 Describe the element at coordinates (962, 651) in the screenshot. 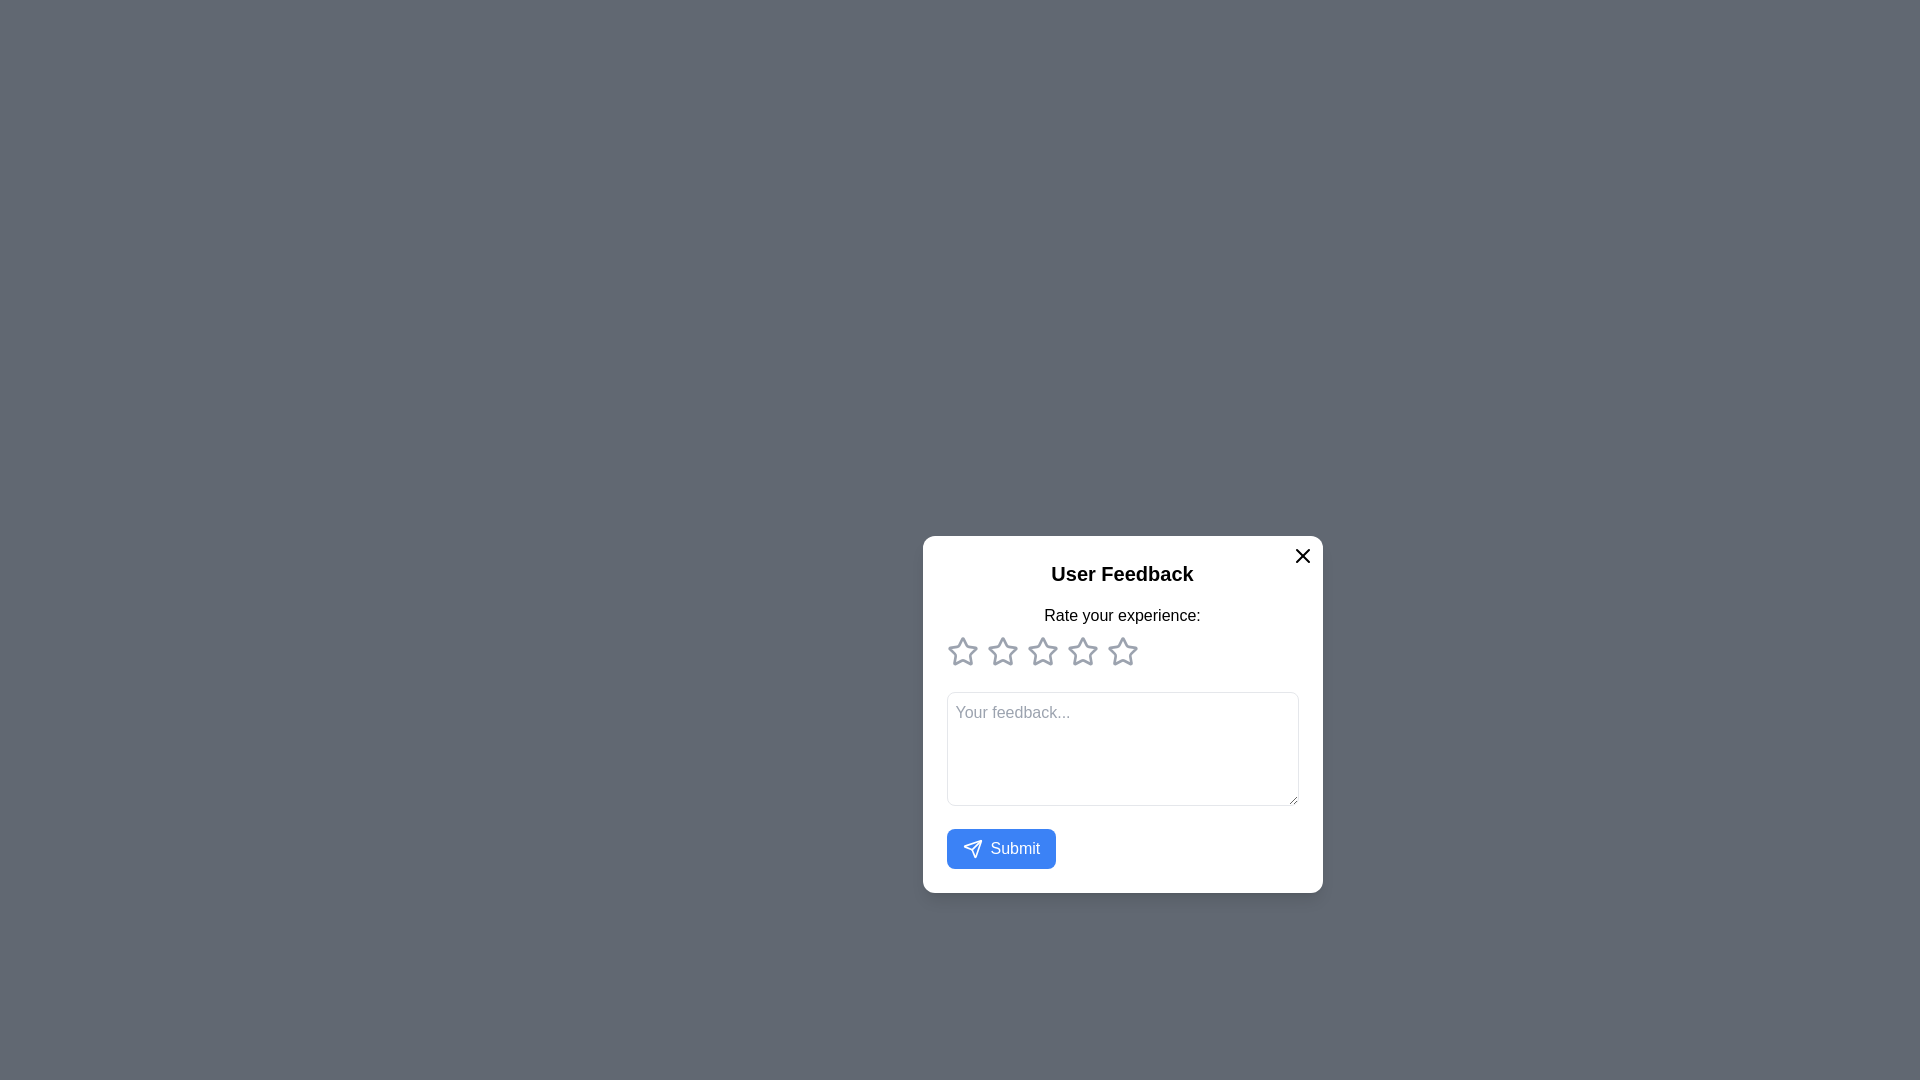

I see `the first star icon in the rating section below the text 'Rate your experience:' to provide feedback` at that location.